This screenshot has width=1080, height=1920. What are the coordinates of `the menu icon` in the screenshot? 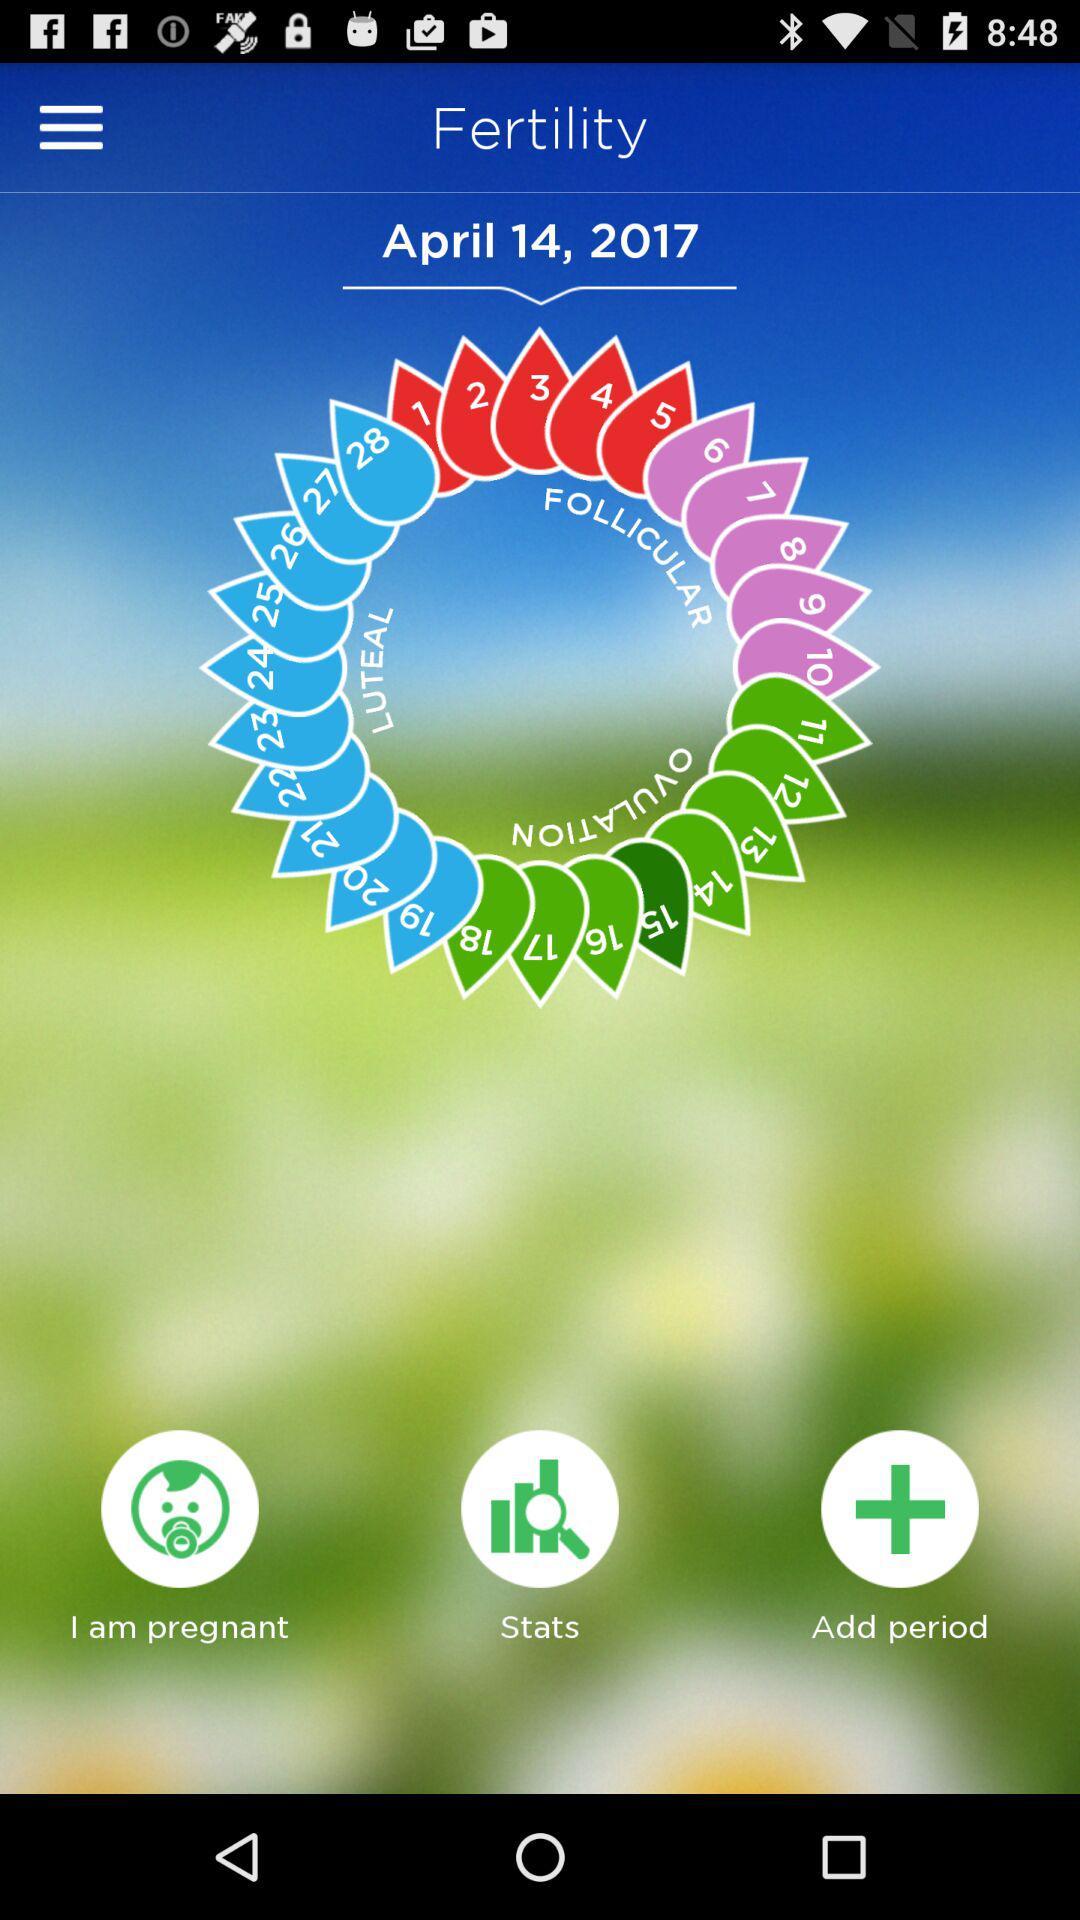 It's located at (70, 135).